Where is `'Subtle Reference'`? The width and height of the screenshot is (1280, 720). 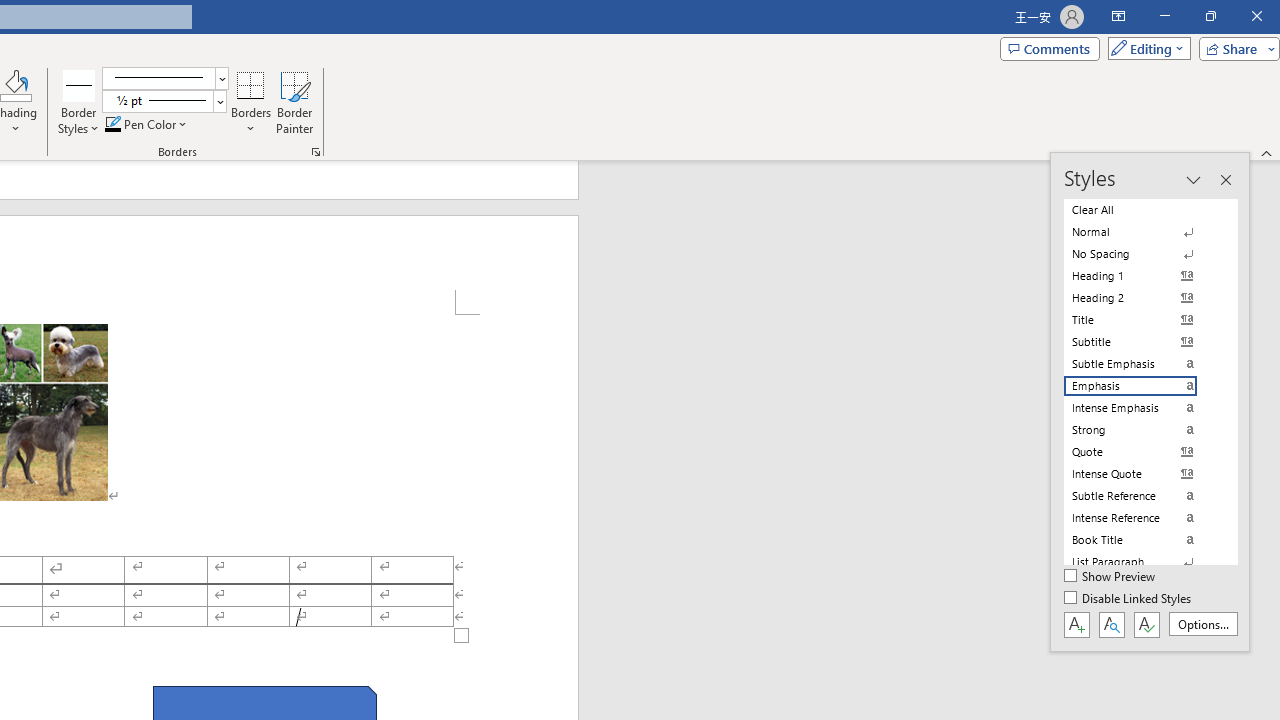
'Subtle Reference' is located at coordinates (1142, 495).